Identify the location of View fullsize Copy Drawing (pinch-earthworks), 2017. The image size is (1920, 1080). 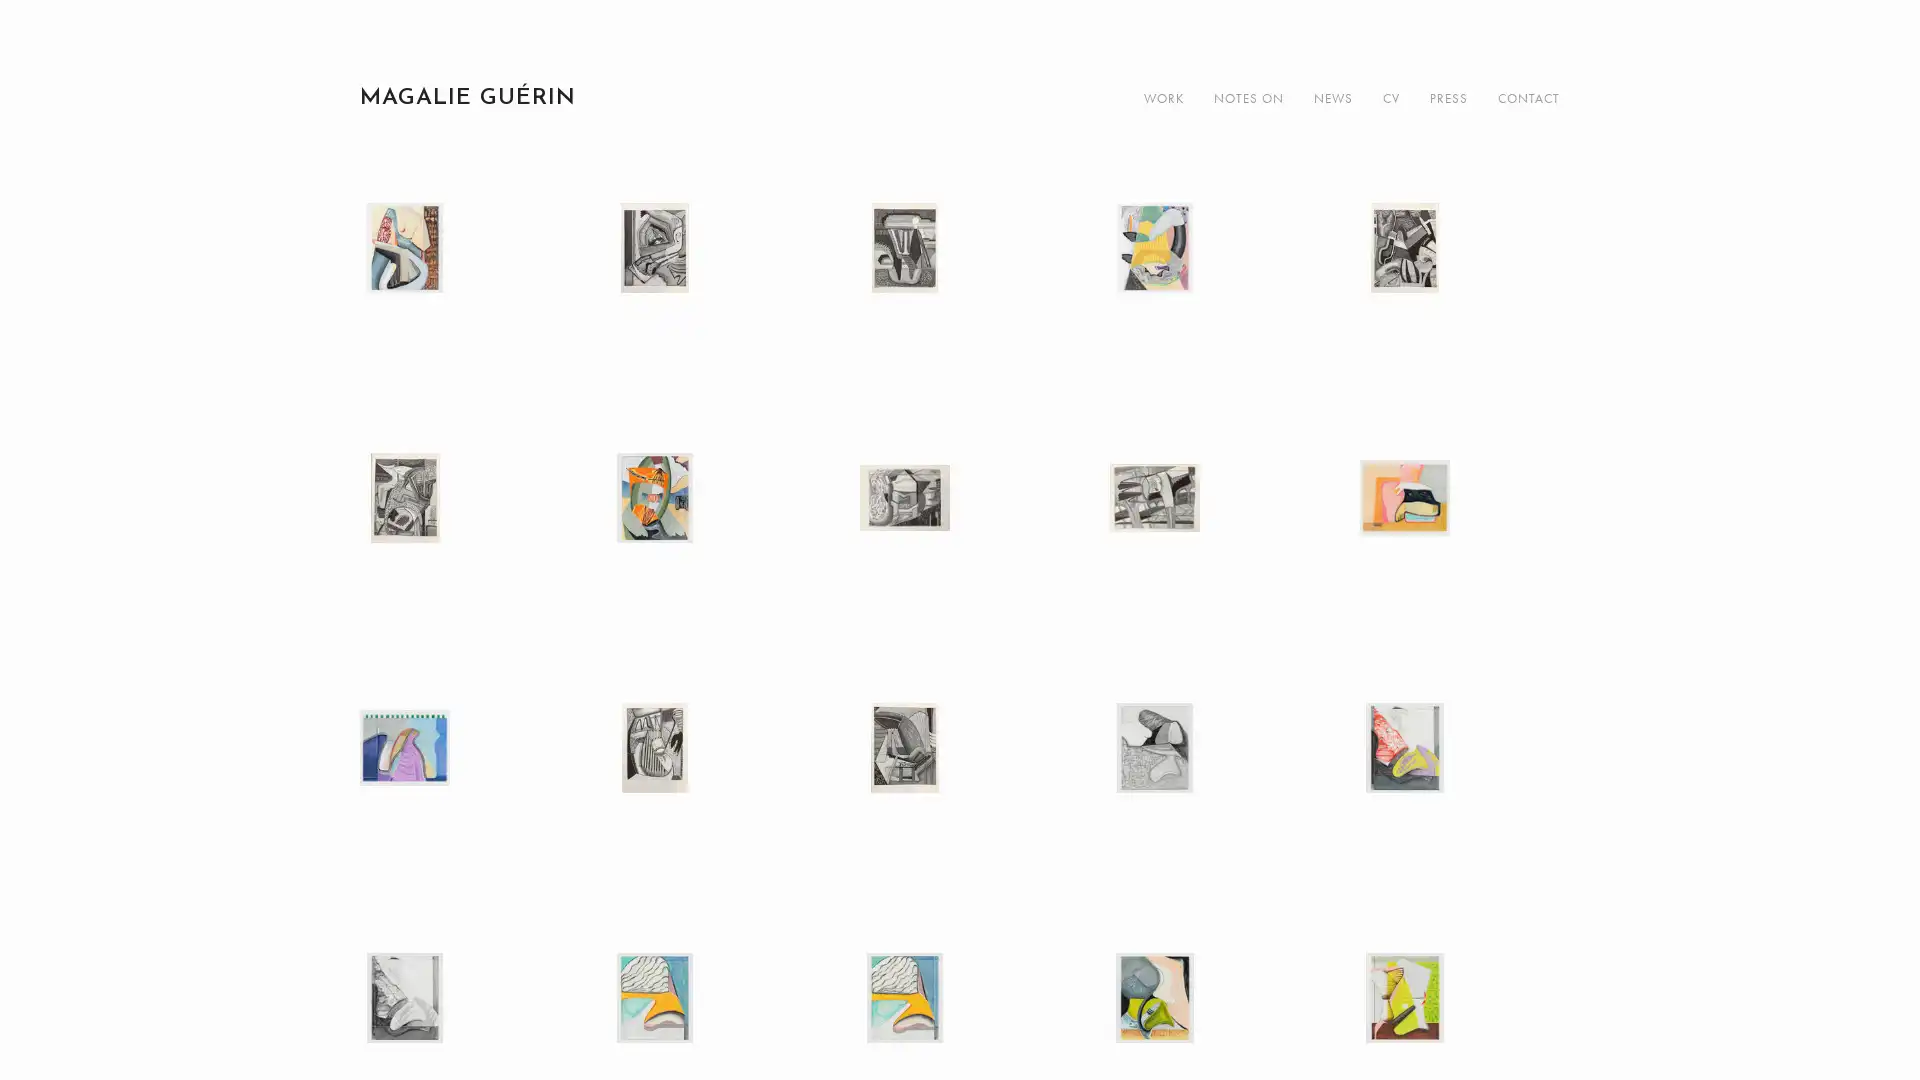
(710, 552).